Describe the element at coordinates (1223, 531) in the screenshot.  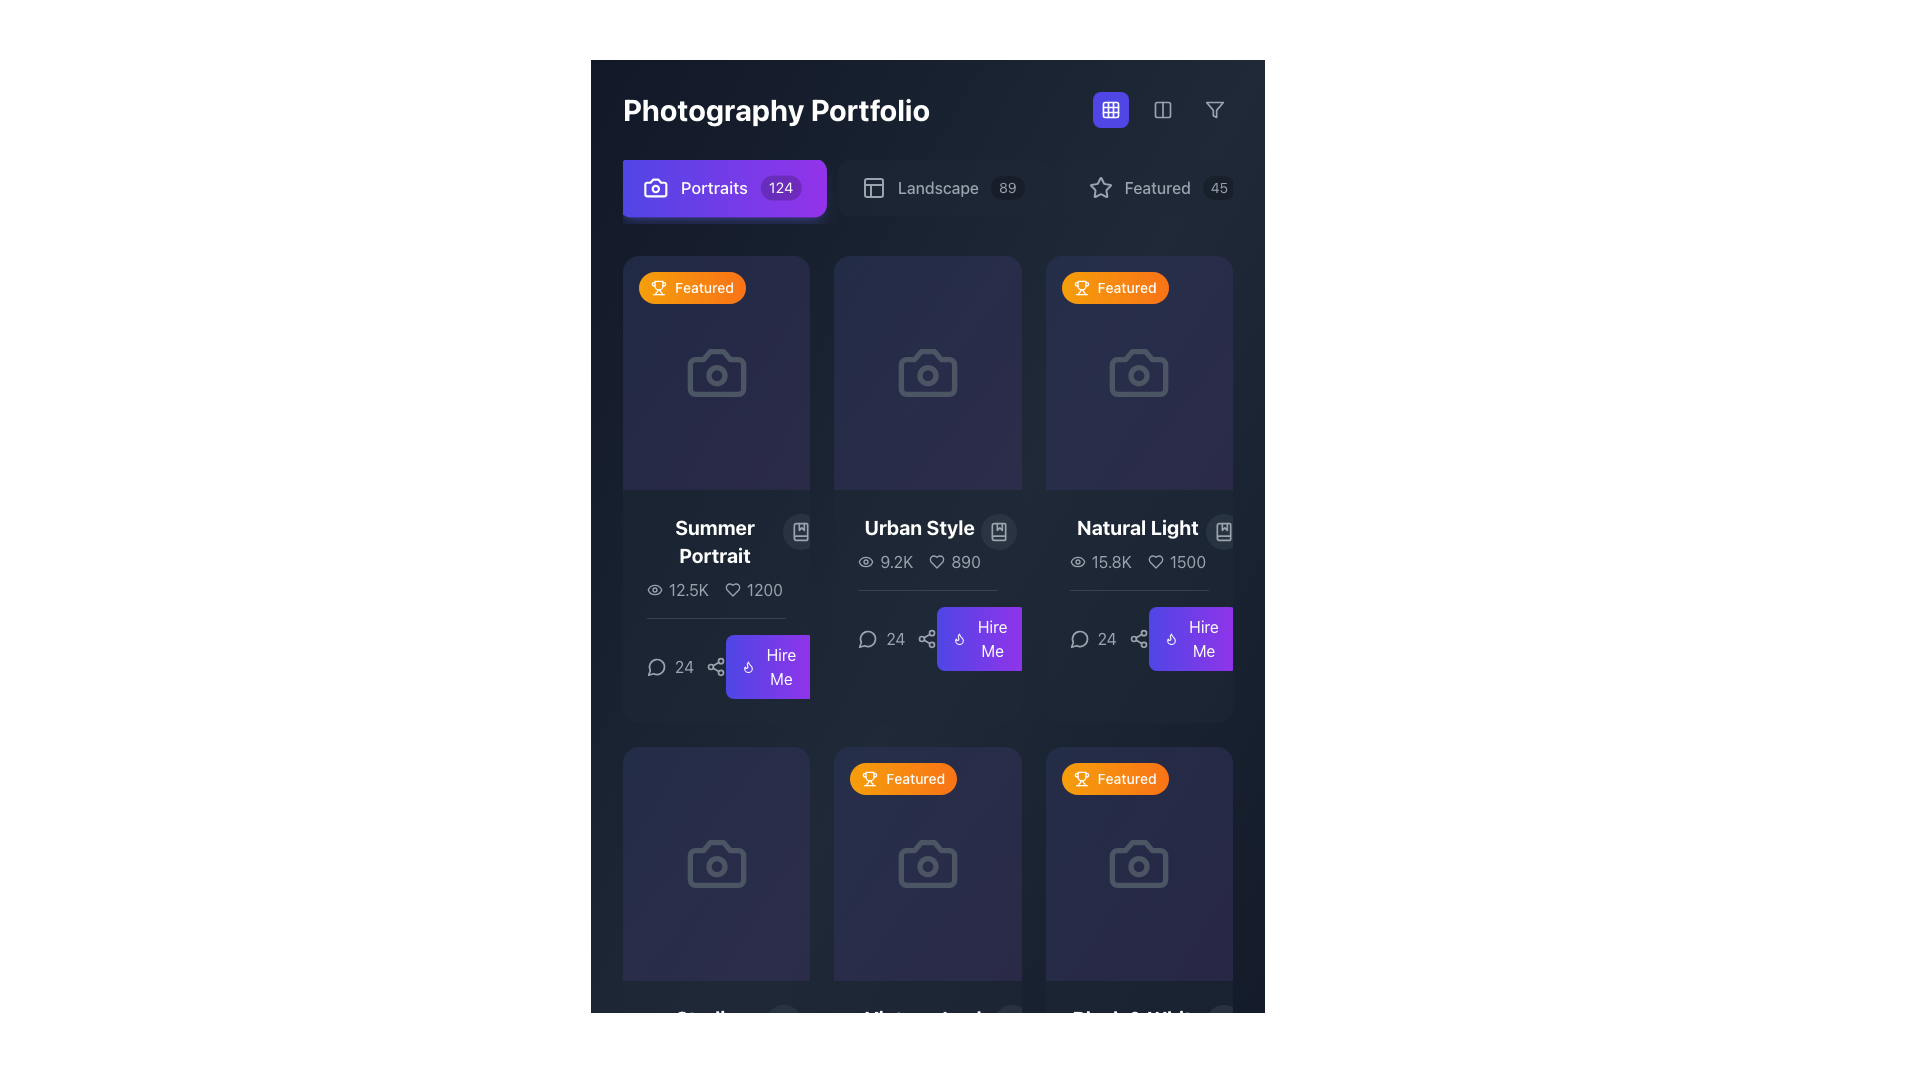
I see `the circular button with a semi-transparent gray background and a book icon located in the top-right corner of the 'Natural Light' content block` at that location.